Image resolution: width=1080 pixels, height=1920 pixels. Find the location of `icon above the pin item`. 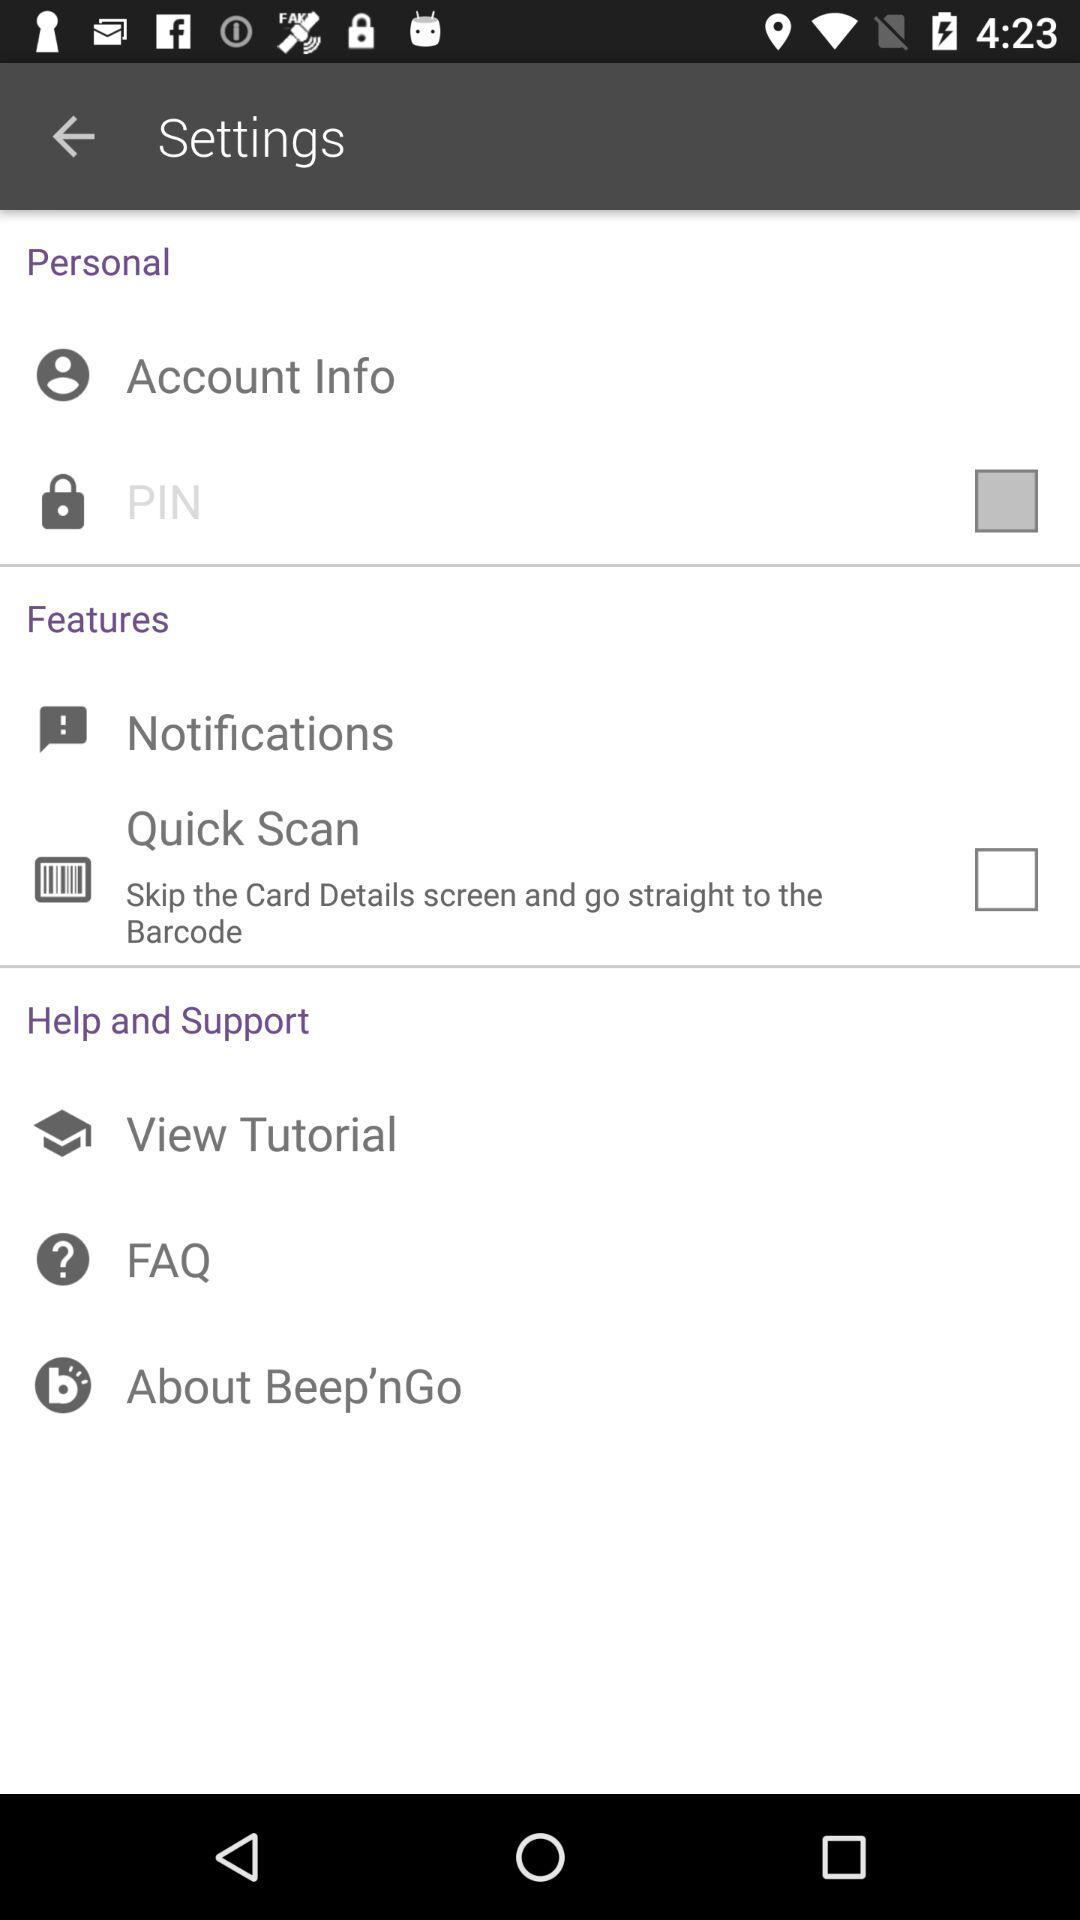

icon above the pin item is located at coordinates (540, 374).